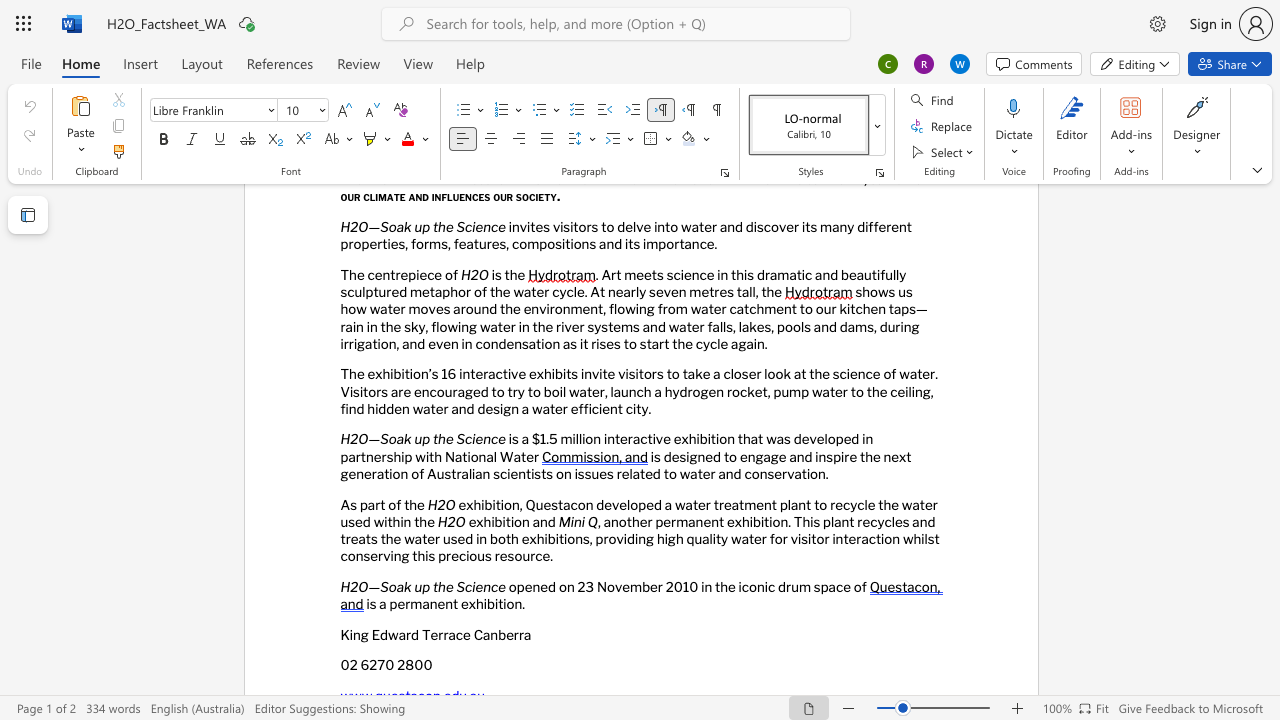 The height and width of the screenshot is (720, 1280). I want to click on the 1th character "h" in the text, so click(440, 438).